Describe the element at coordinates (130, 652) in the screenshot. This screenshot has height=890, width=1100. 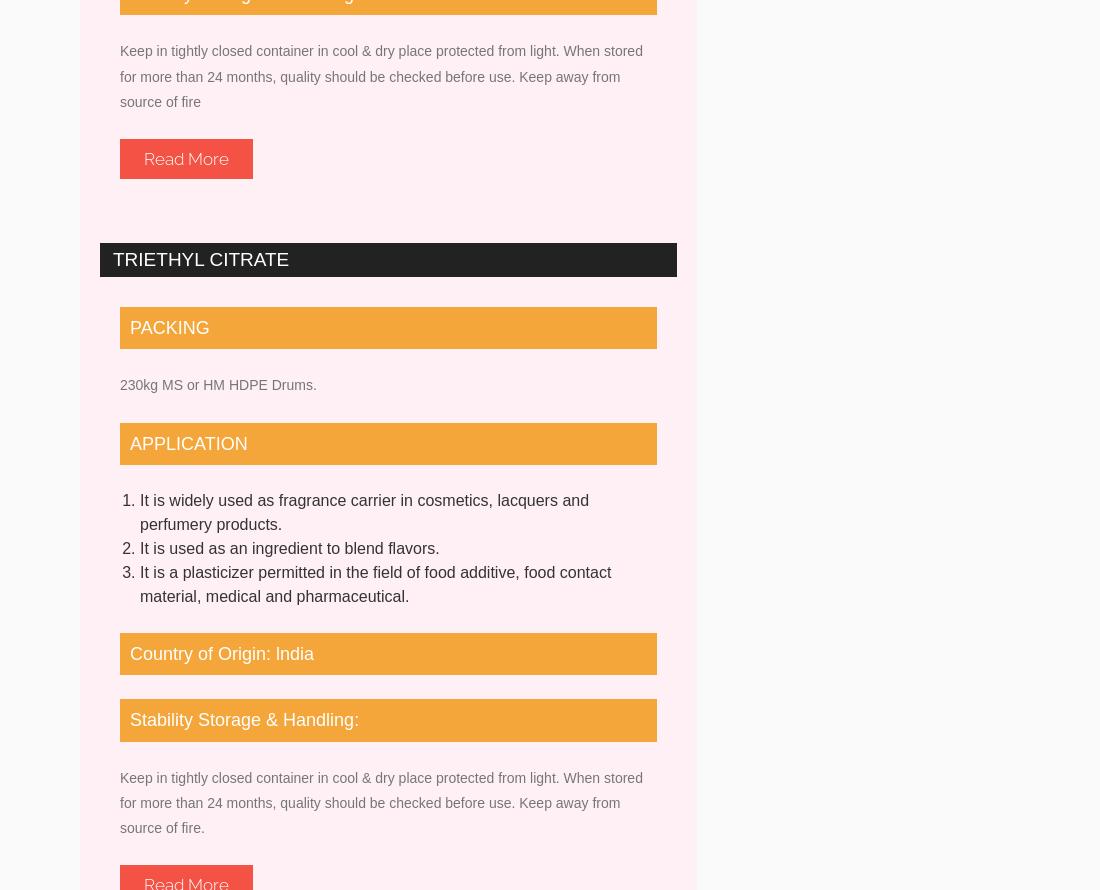
I see `'Country of Origin: lndia'` at that location.